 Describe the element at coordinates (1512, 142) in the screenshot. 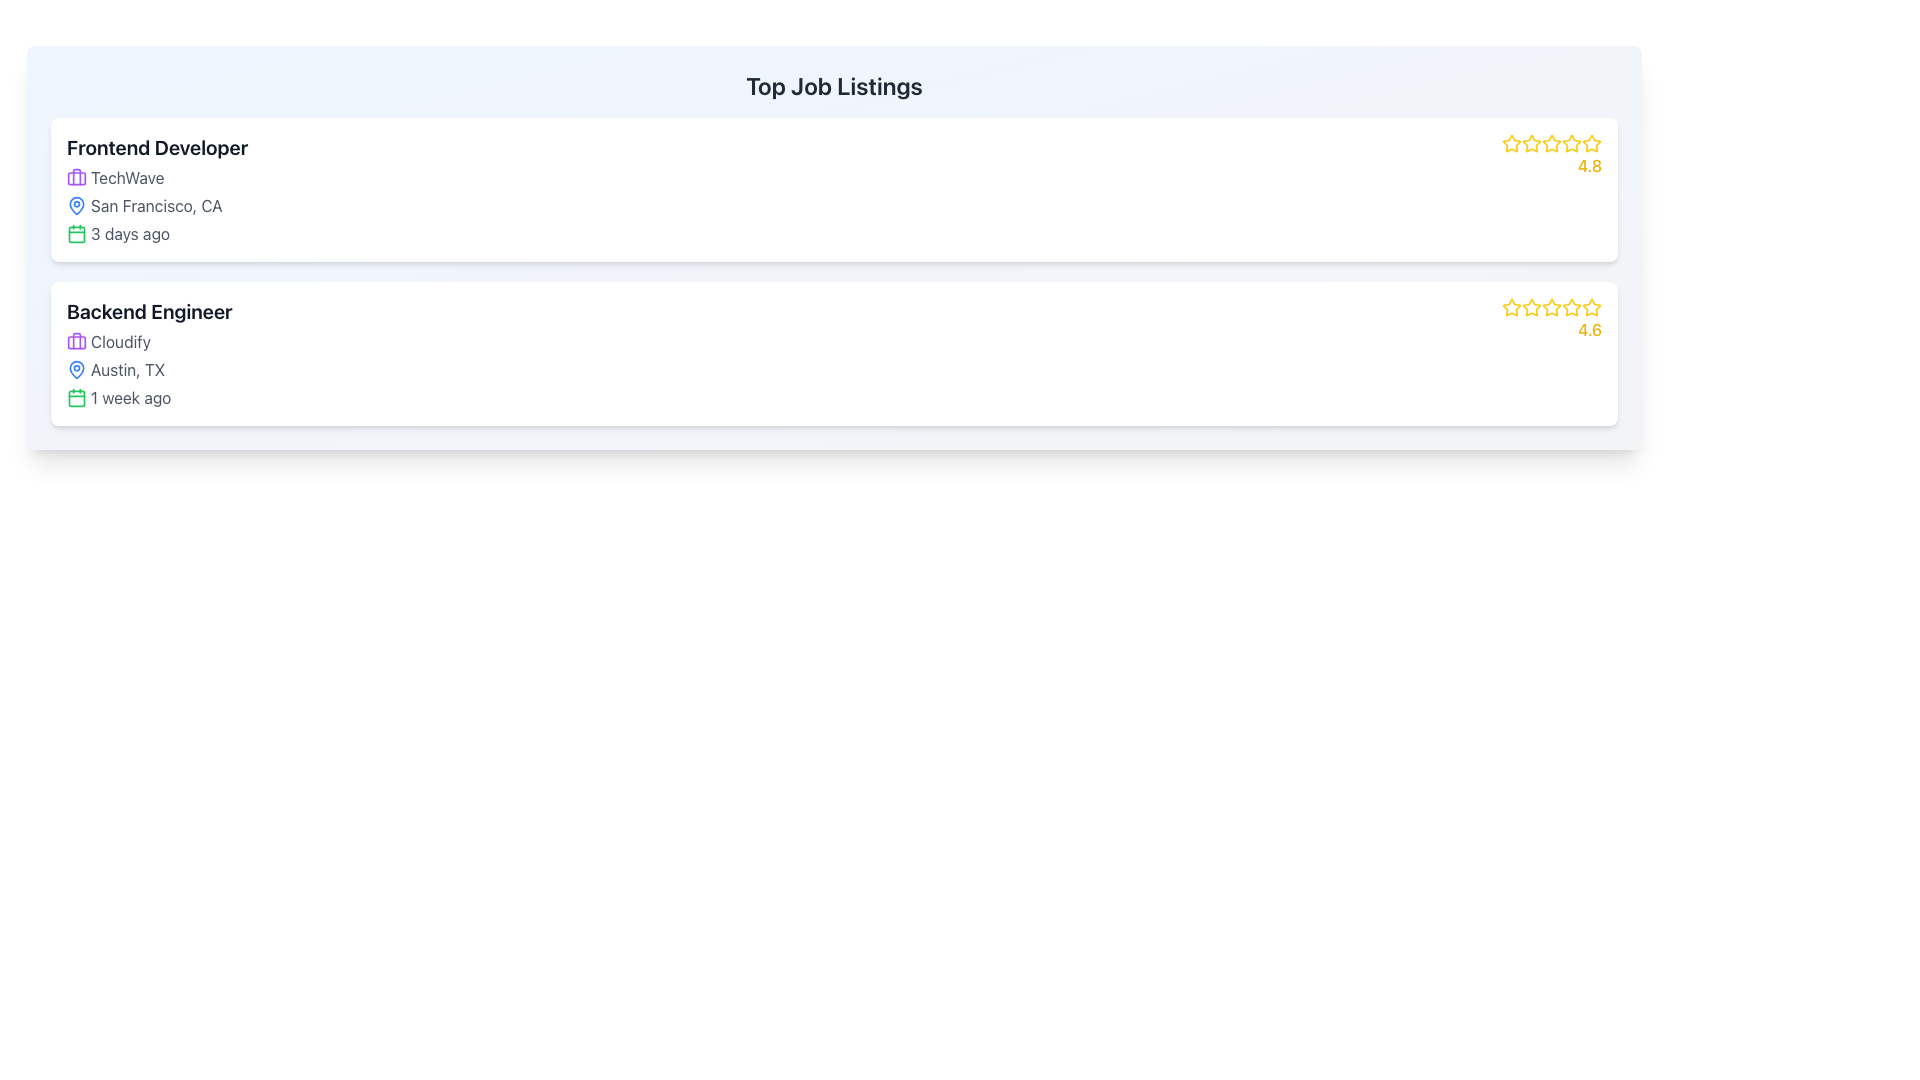

I see `the first star icon of the rating system for the job listing 'Frontend Developer', located at the top right corner of the card` at that location.